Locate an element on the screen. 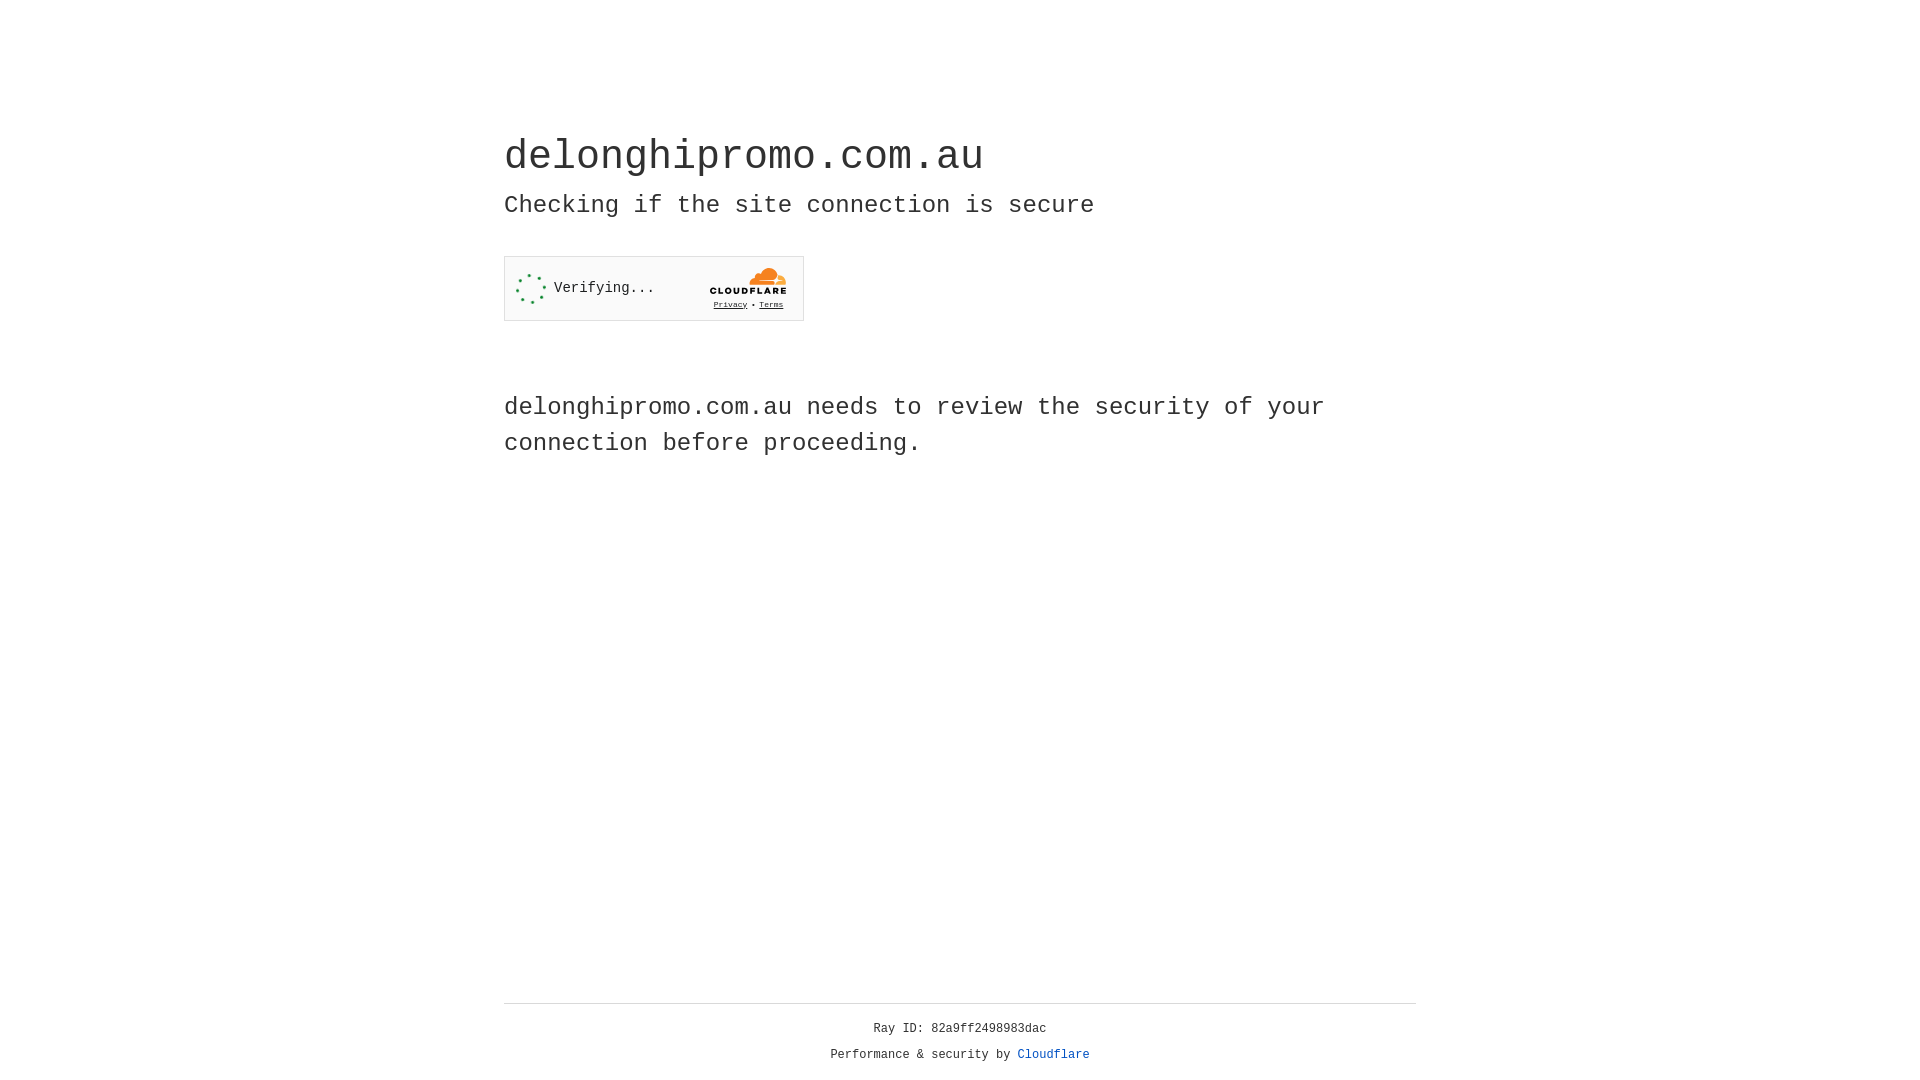  'Widget containing a Cloudflare security challenge' is located at coordinates (653, 288).